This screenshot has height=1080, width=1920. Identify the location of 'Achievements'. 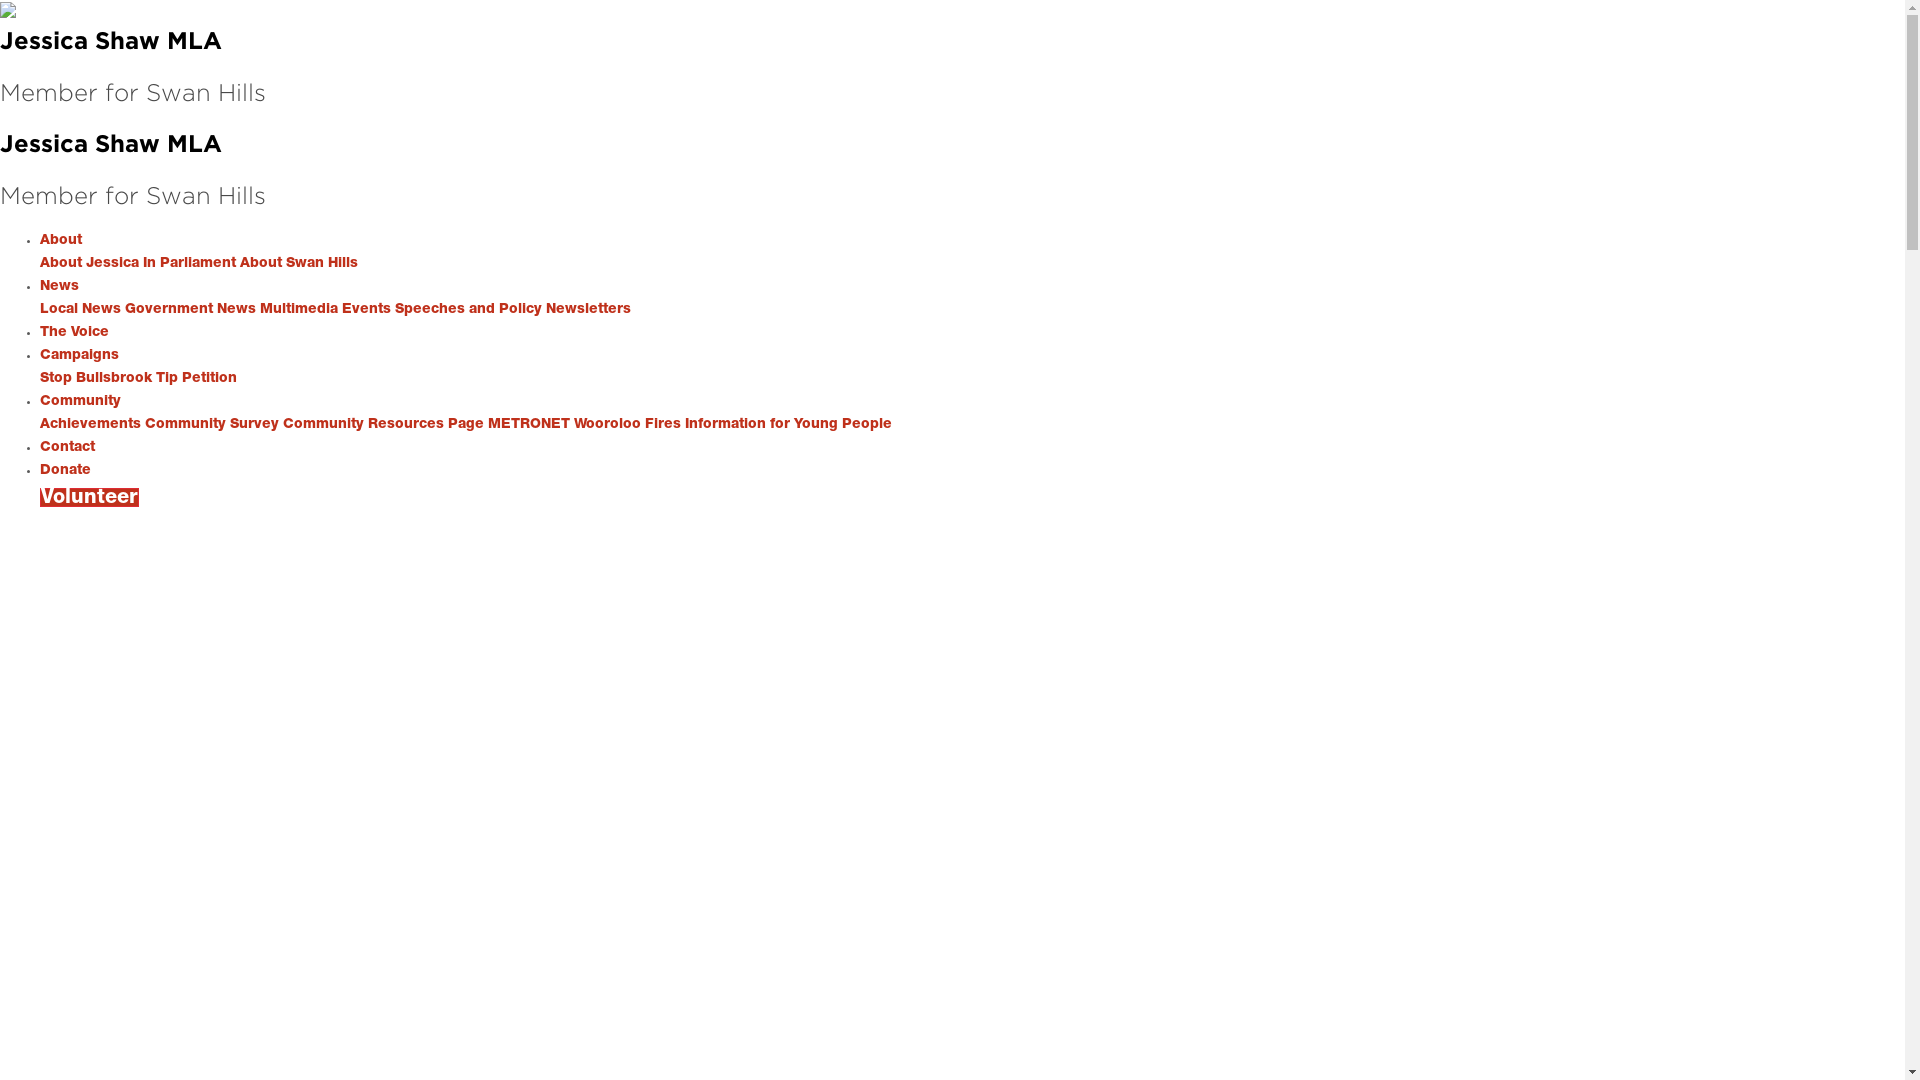
(89, 423).